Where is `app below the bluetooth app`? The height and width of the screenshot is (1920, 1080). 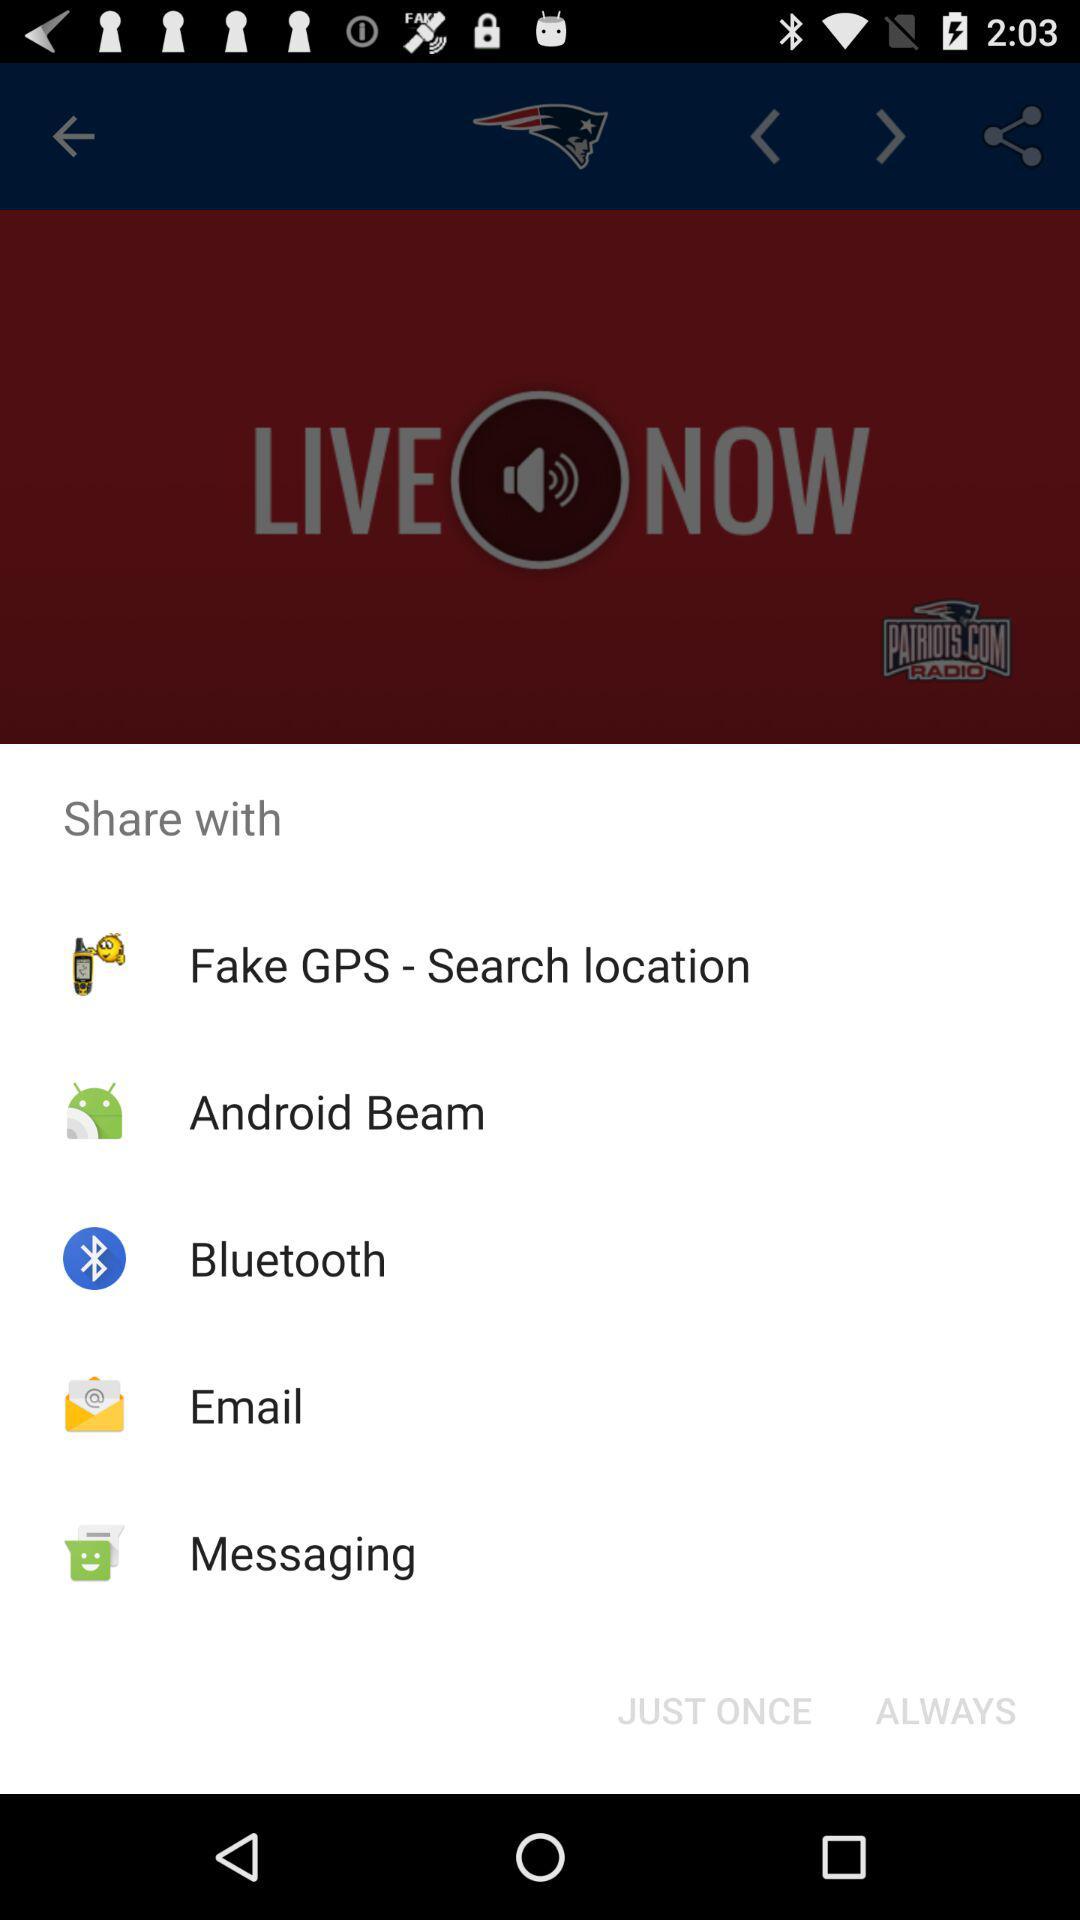
app below the bluetooth app is located at coordinates (245, 1404).